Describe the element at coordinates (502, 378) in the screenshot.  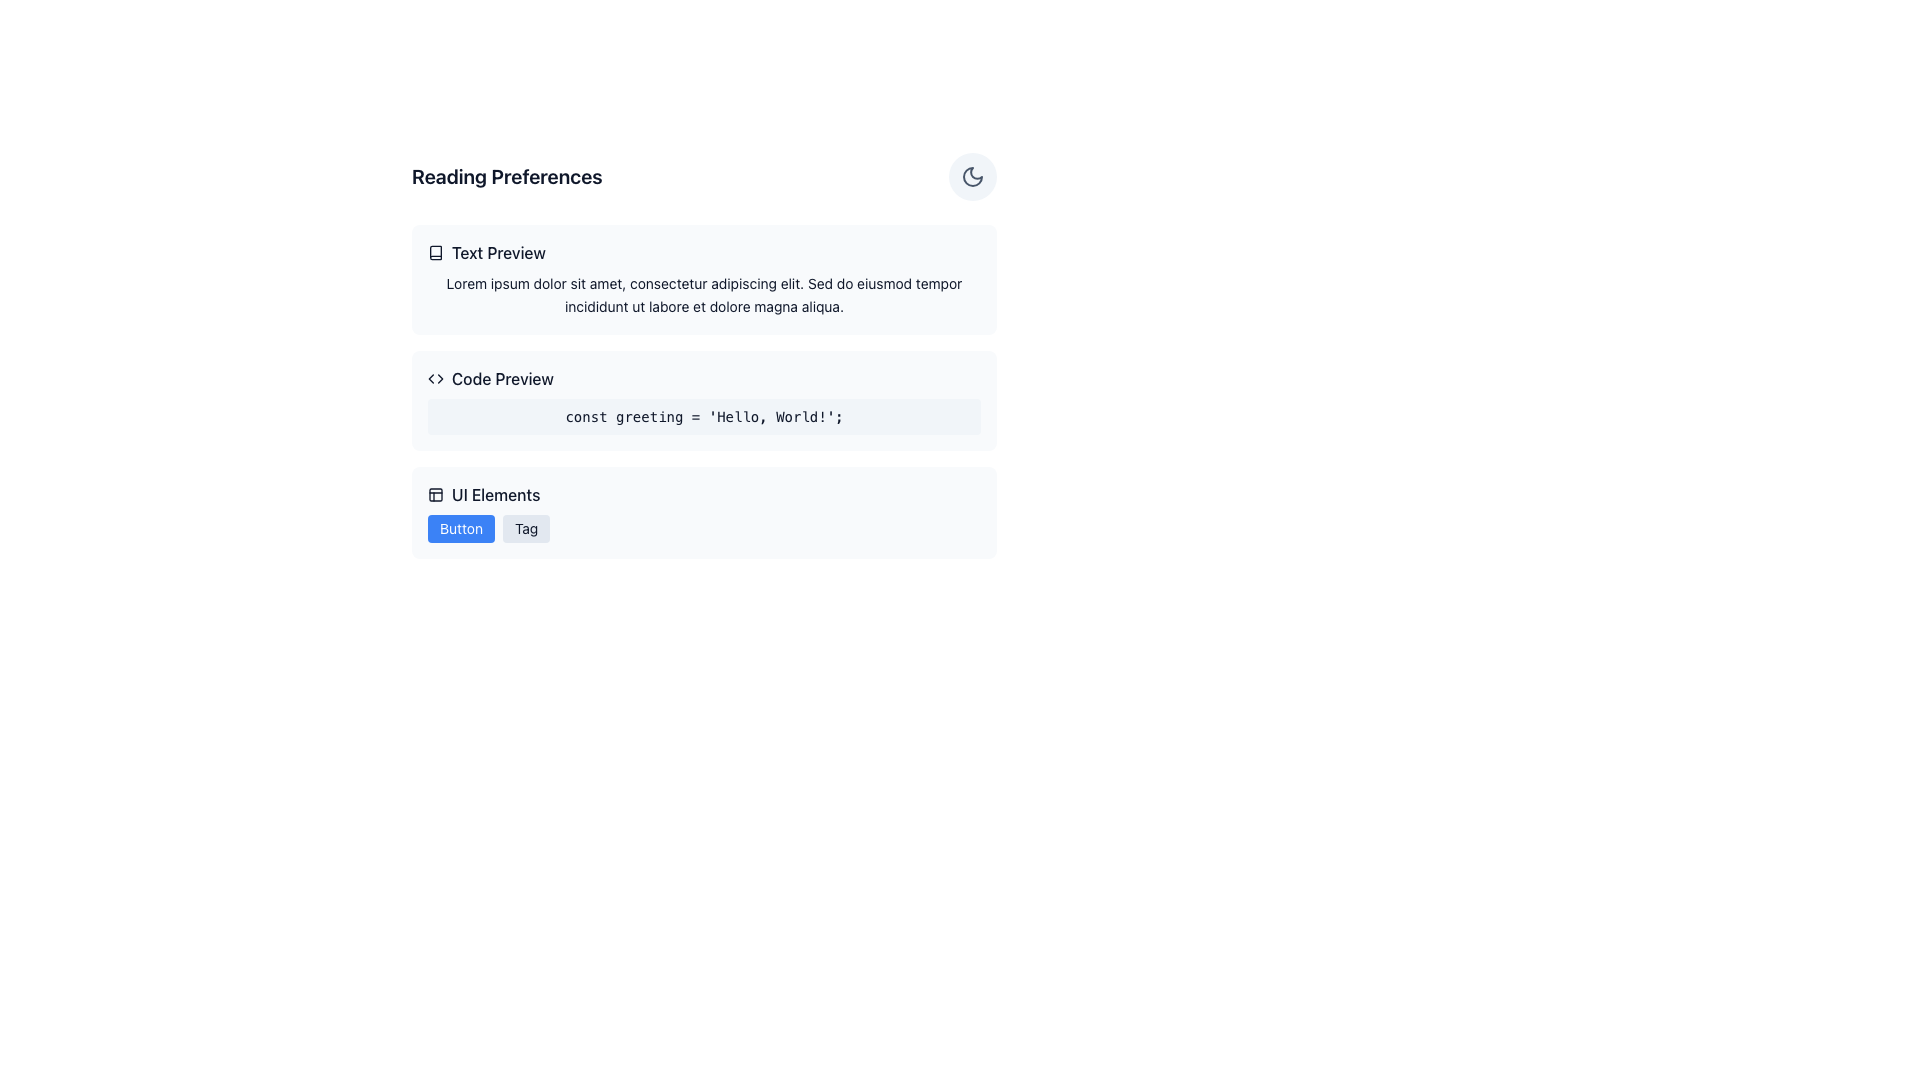
I see `the 'Code Preview' text label, which is a bold label located beneath 'Text Preview' and positioned near the top-center of a horizontal group with icons to the left` at that location.